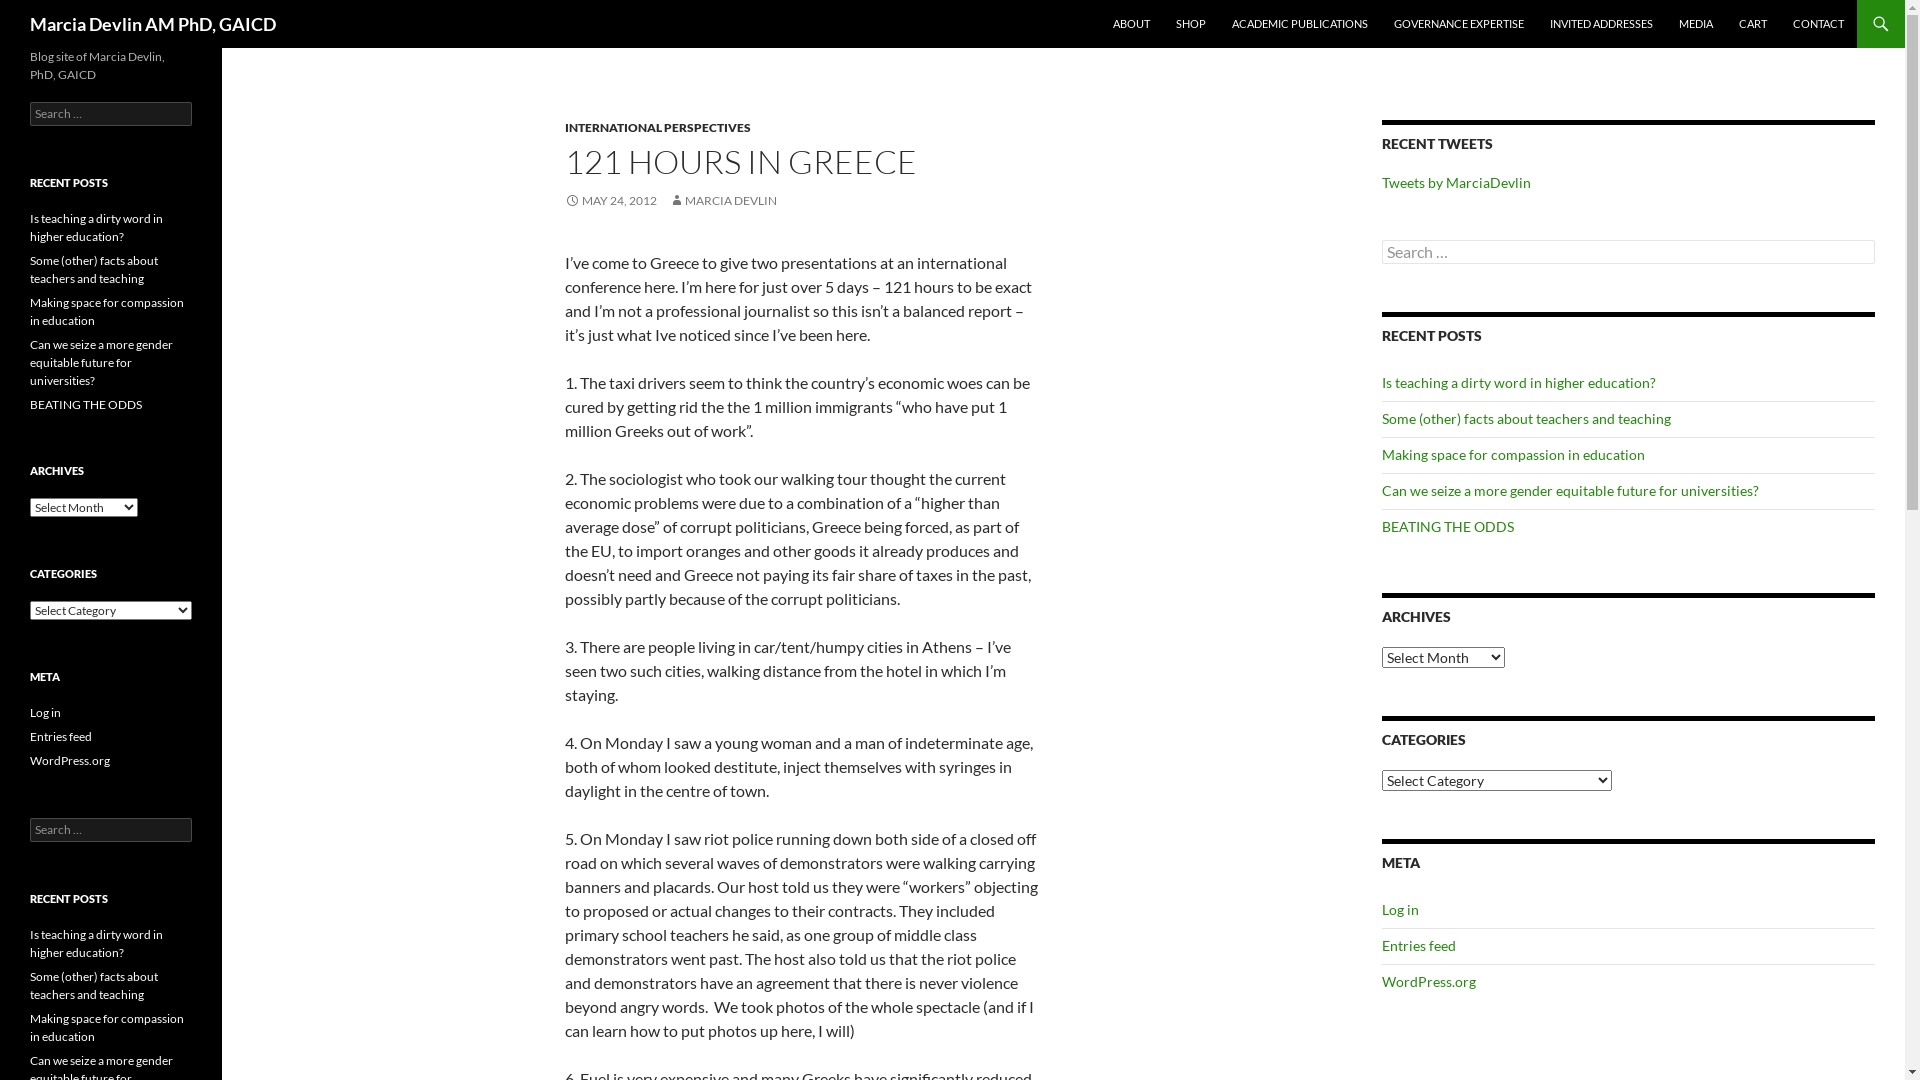 This screenshot has width=1920, height=1080. I want to click on 'INVITED ADDRESSES', so click(1601, 23).